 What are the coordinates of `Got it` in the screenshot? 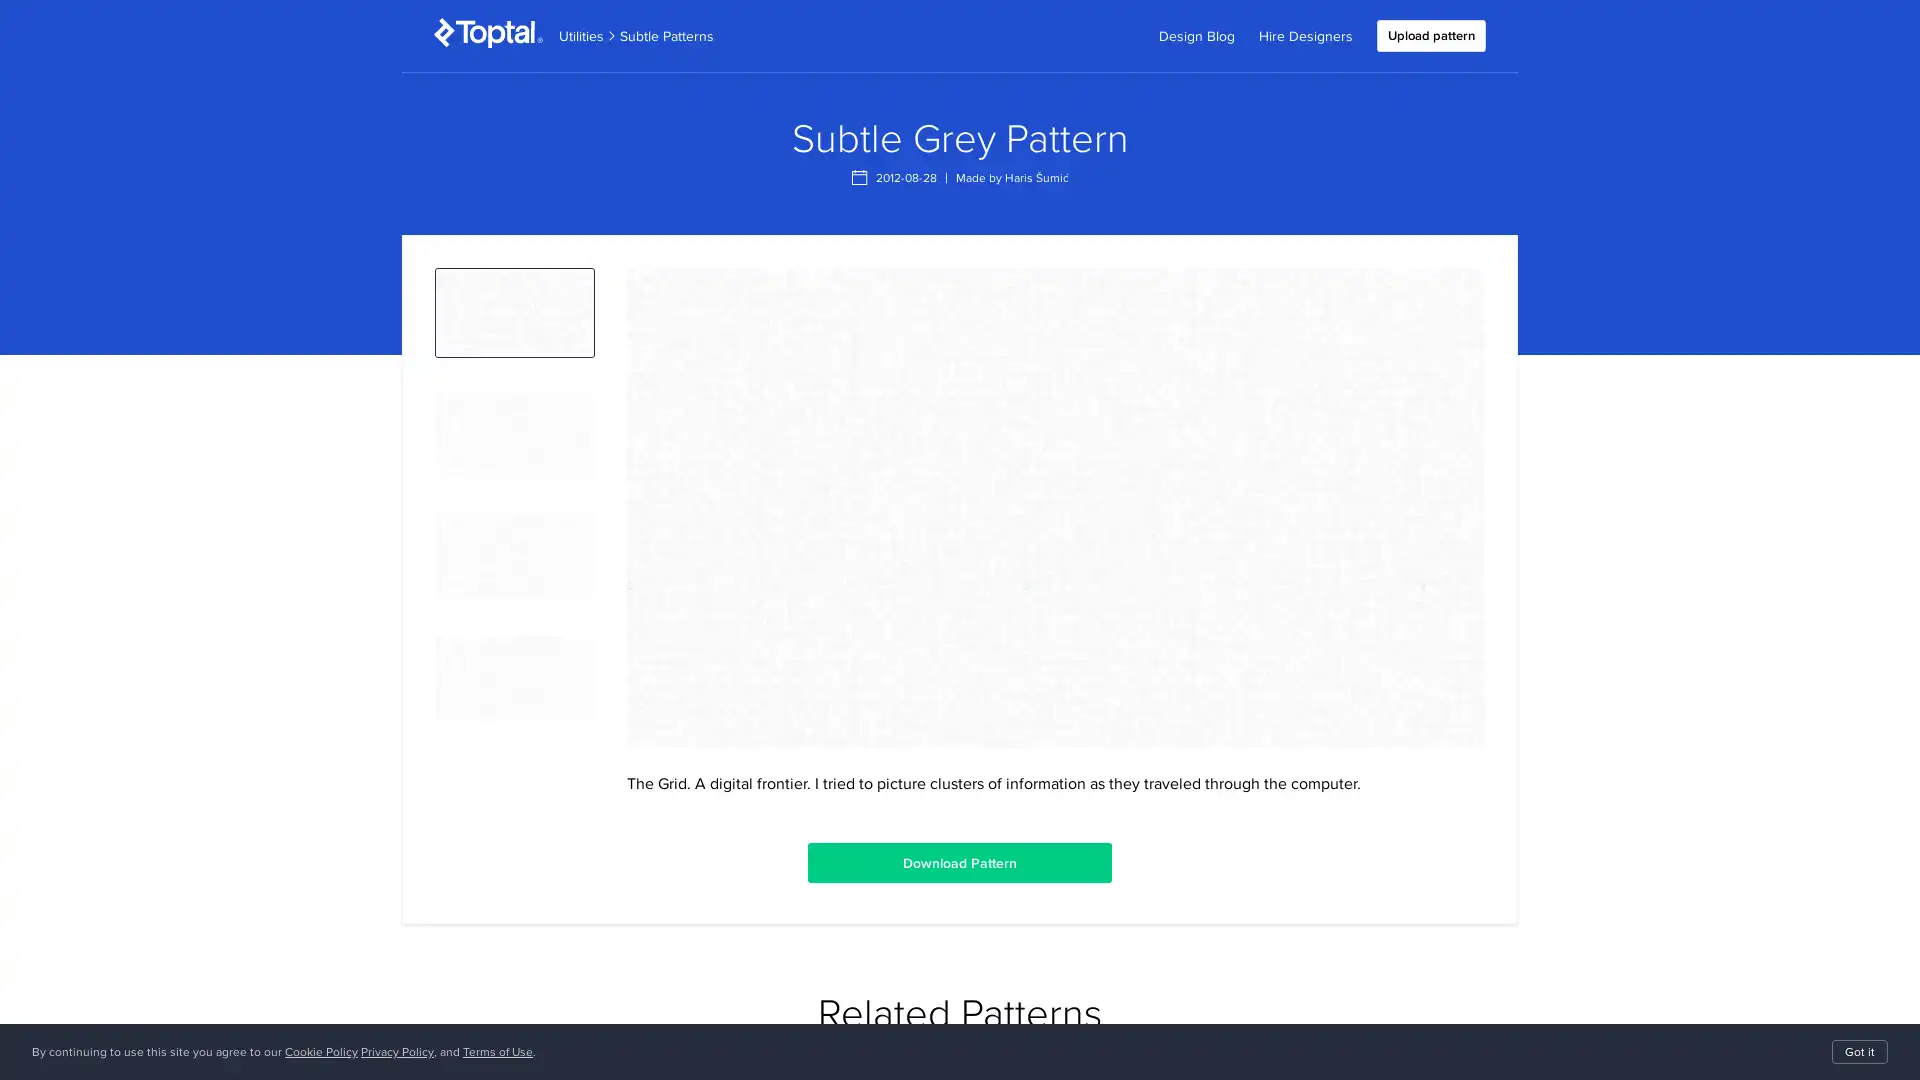 It's located at (1859, 1051).